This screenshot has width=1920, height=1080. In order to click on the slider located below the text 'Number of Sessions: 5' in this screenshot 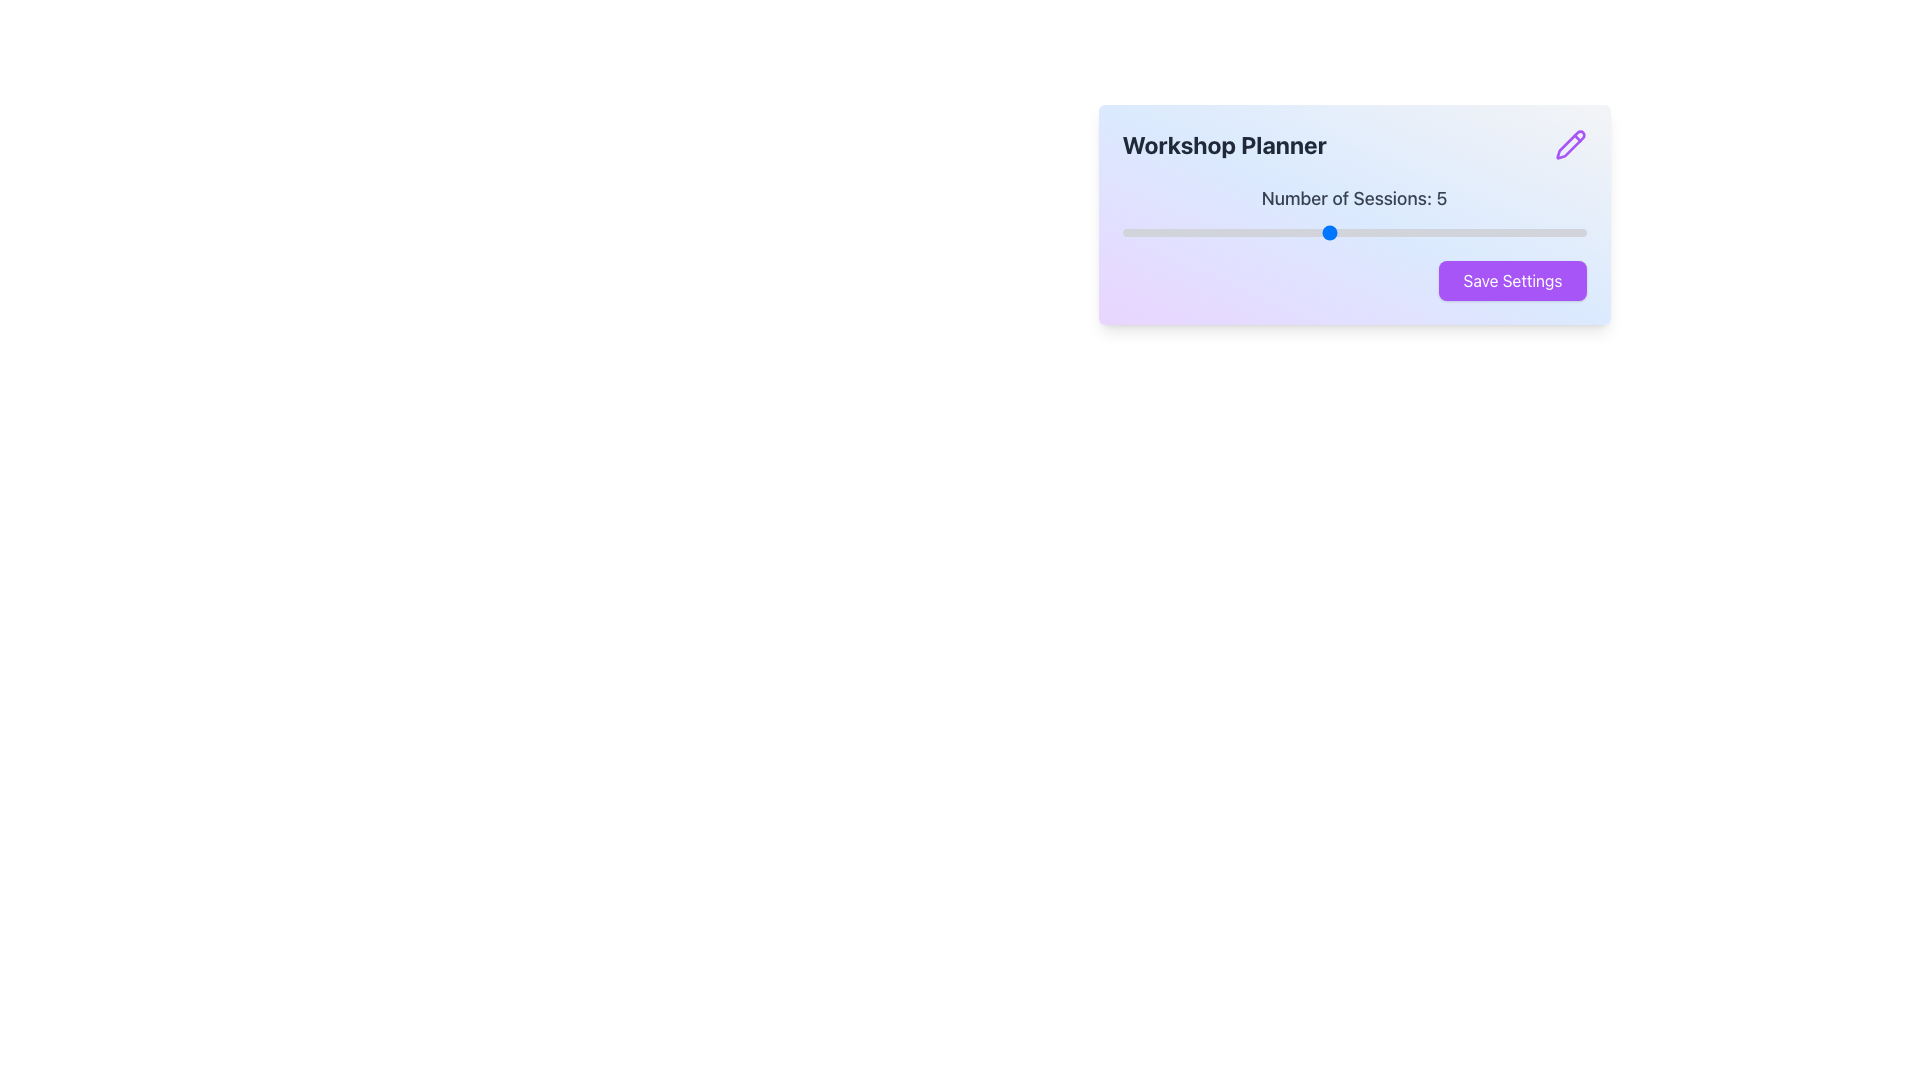, I will do `click(1354, 231)`.